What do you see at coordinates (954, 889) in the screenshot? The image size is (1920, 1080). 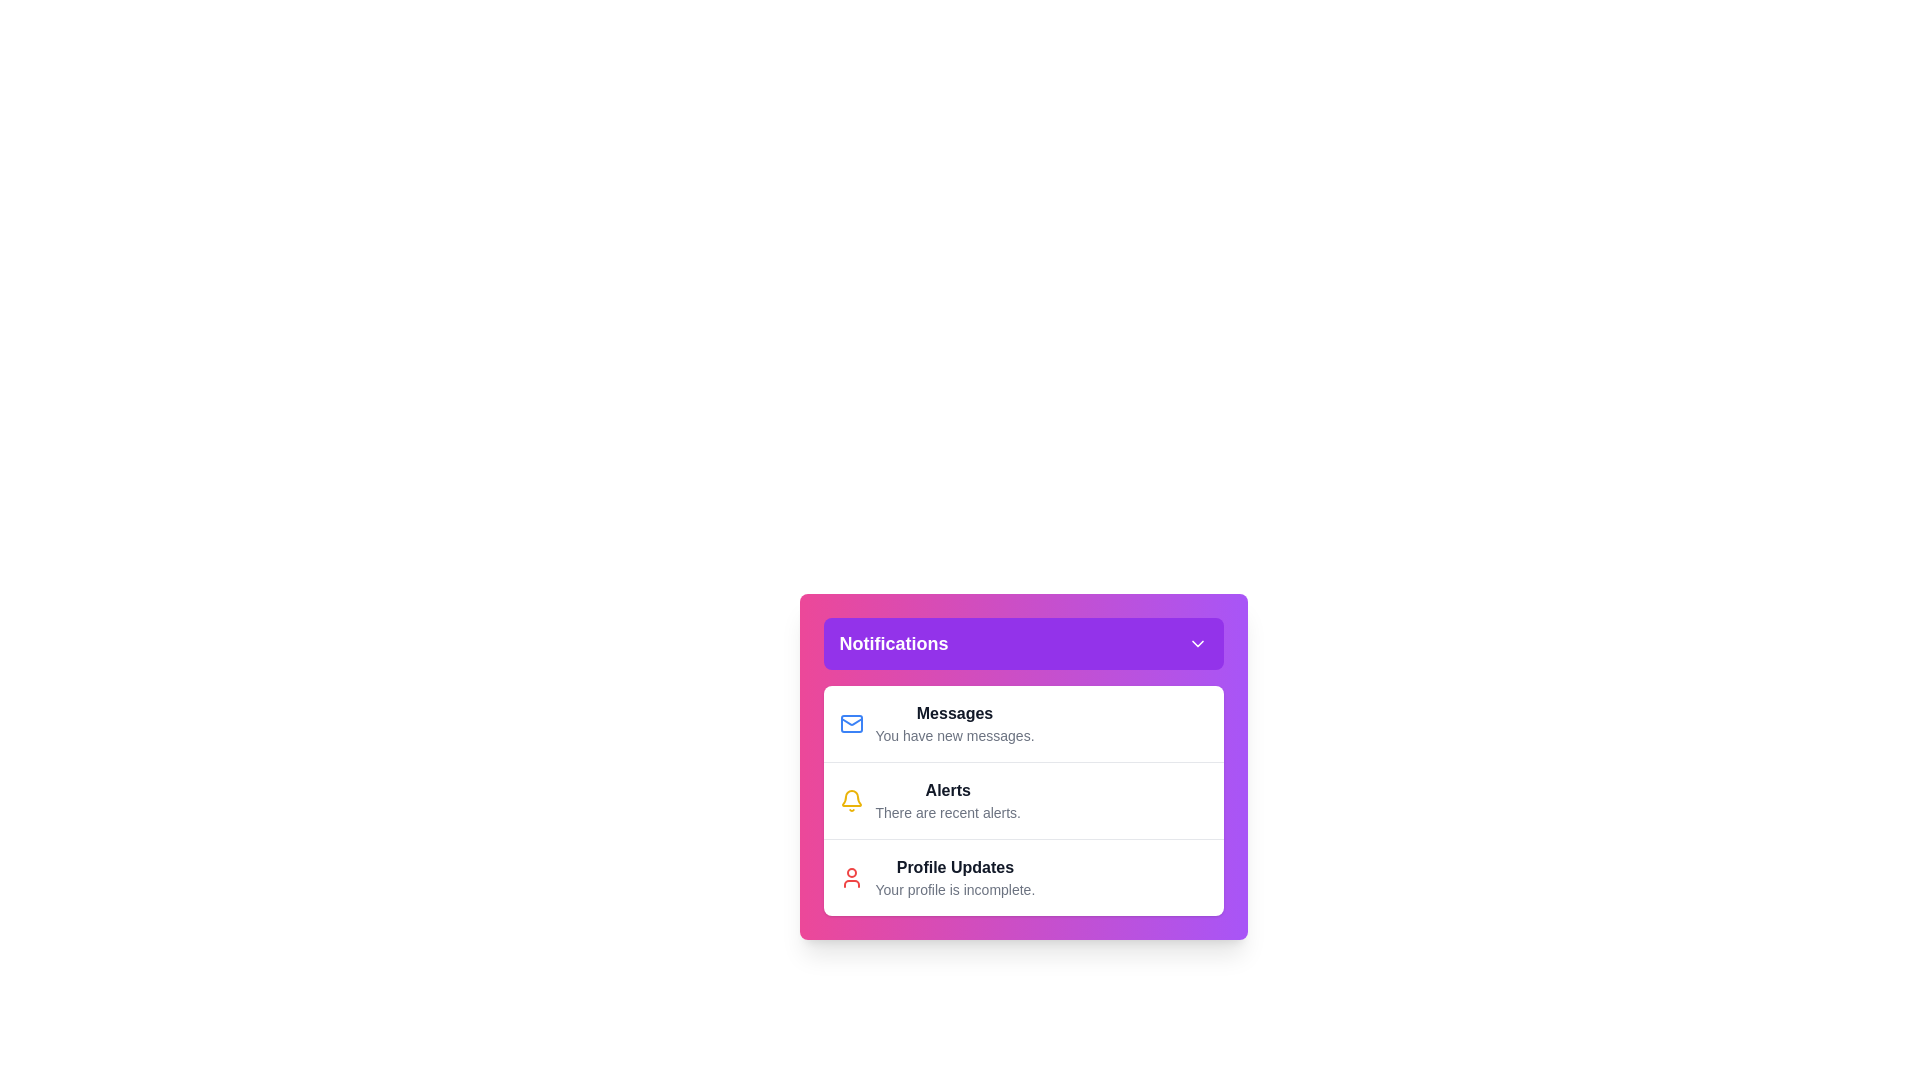 I see `static text segment that says 'Your profile is incomplete.' located below the 'Profile Updates' header in the notification card` at bounding box center [954, 889].